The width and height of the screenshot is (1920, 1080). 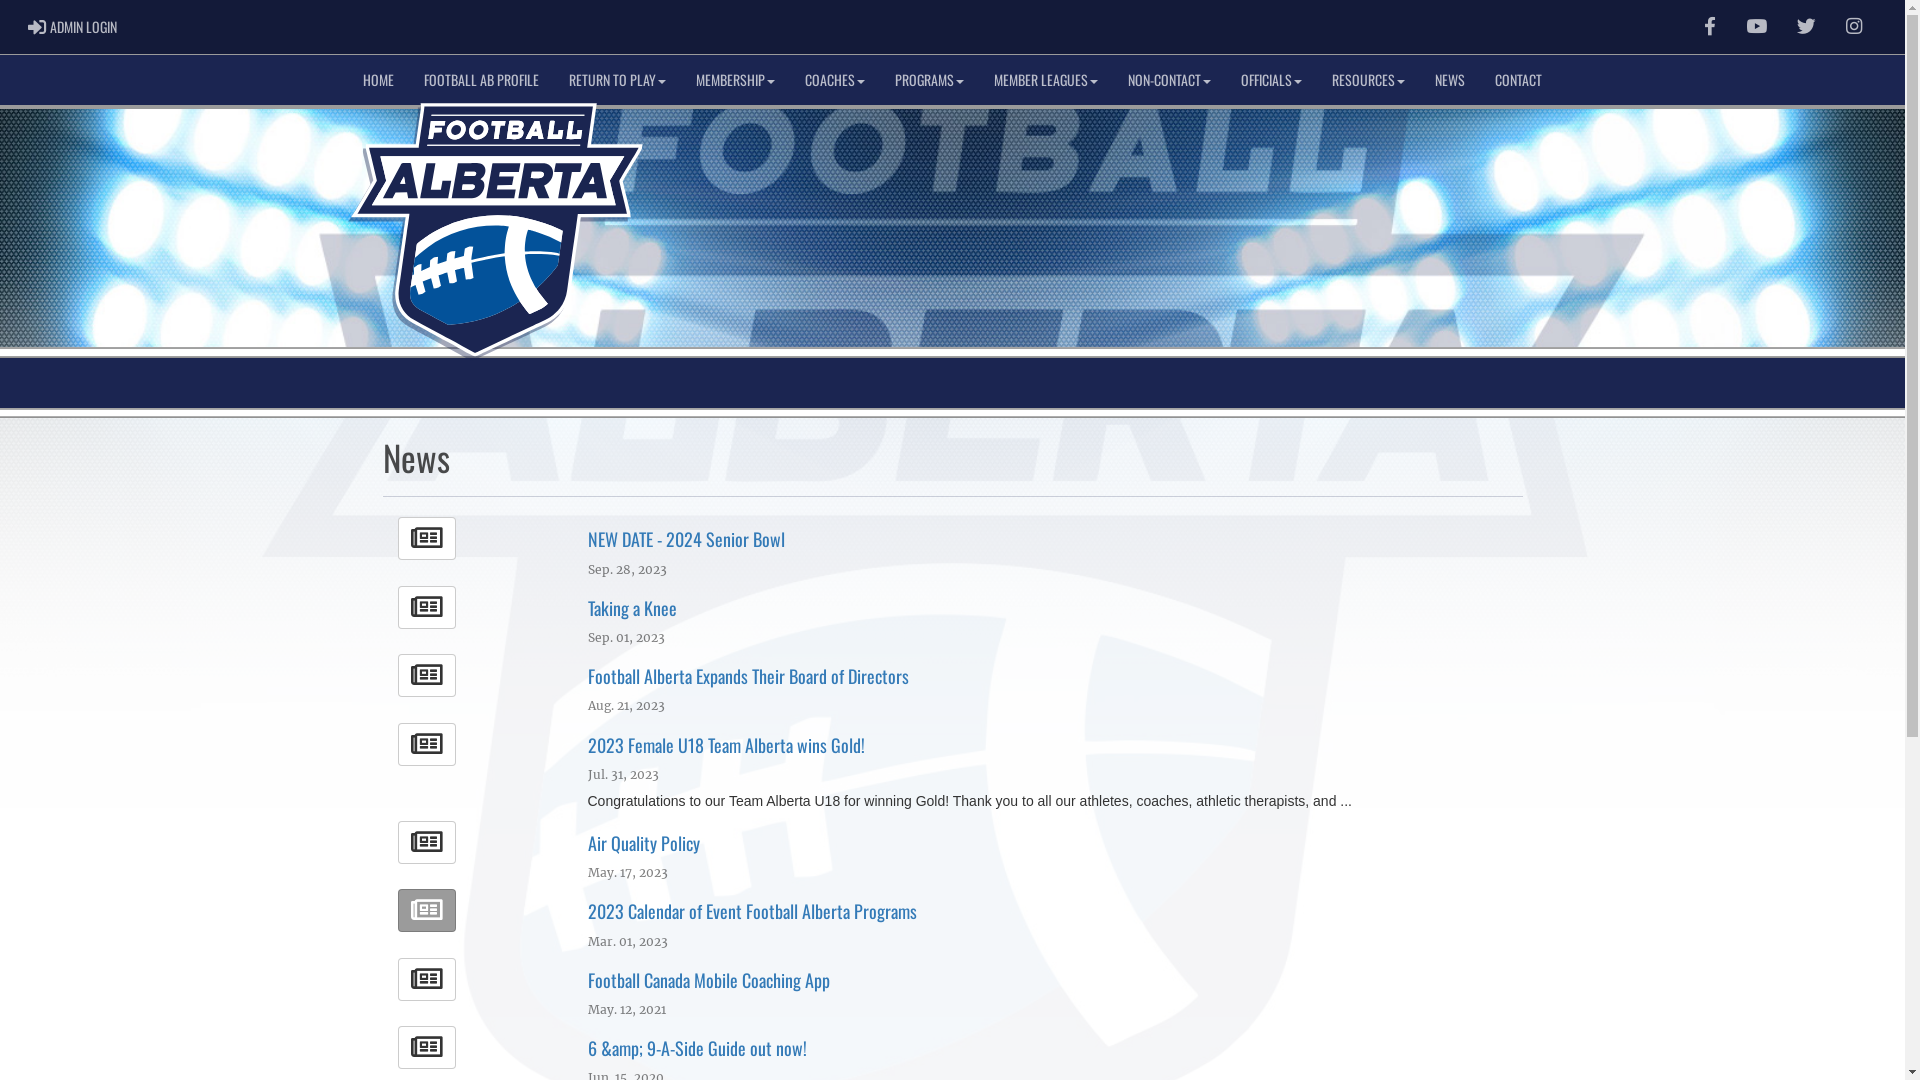 What do you see at coordinates (1852, 27) in the screenshot?
I see `'Instagram'` at bounding box center [1852, 27].